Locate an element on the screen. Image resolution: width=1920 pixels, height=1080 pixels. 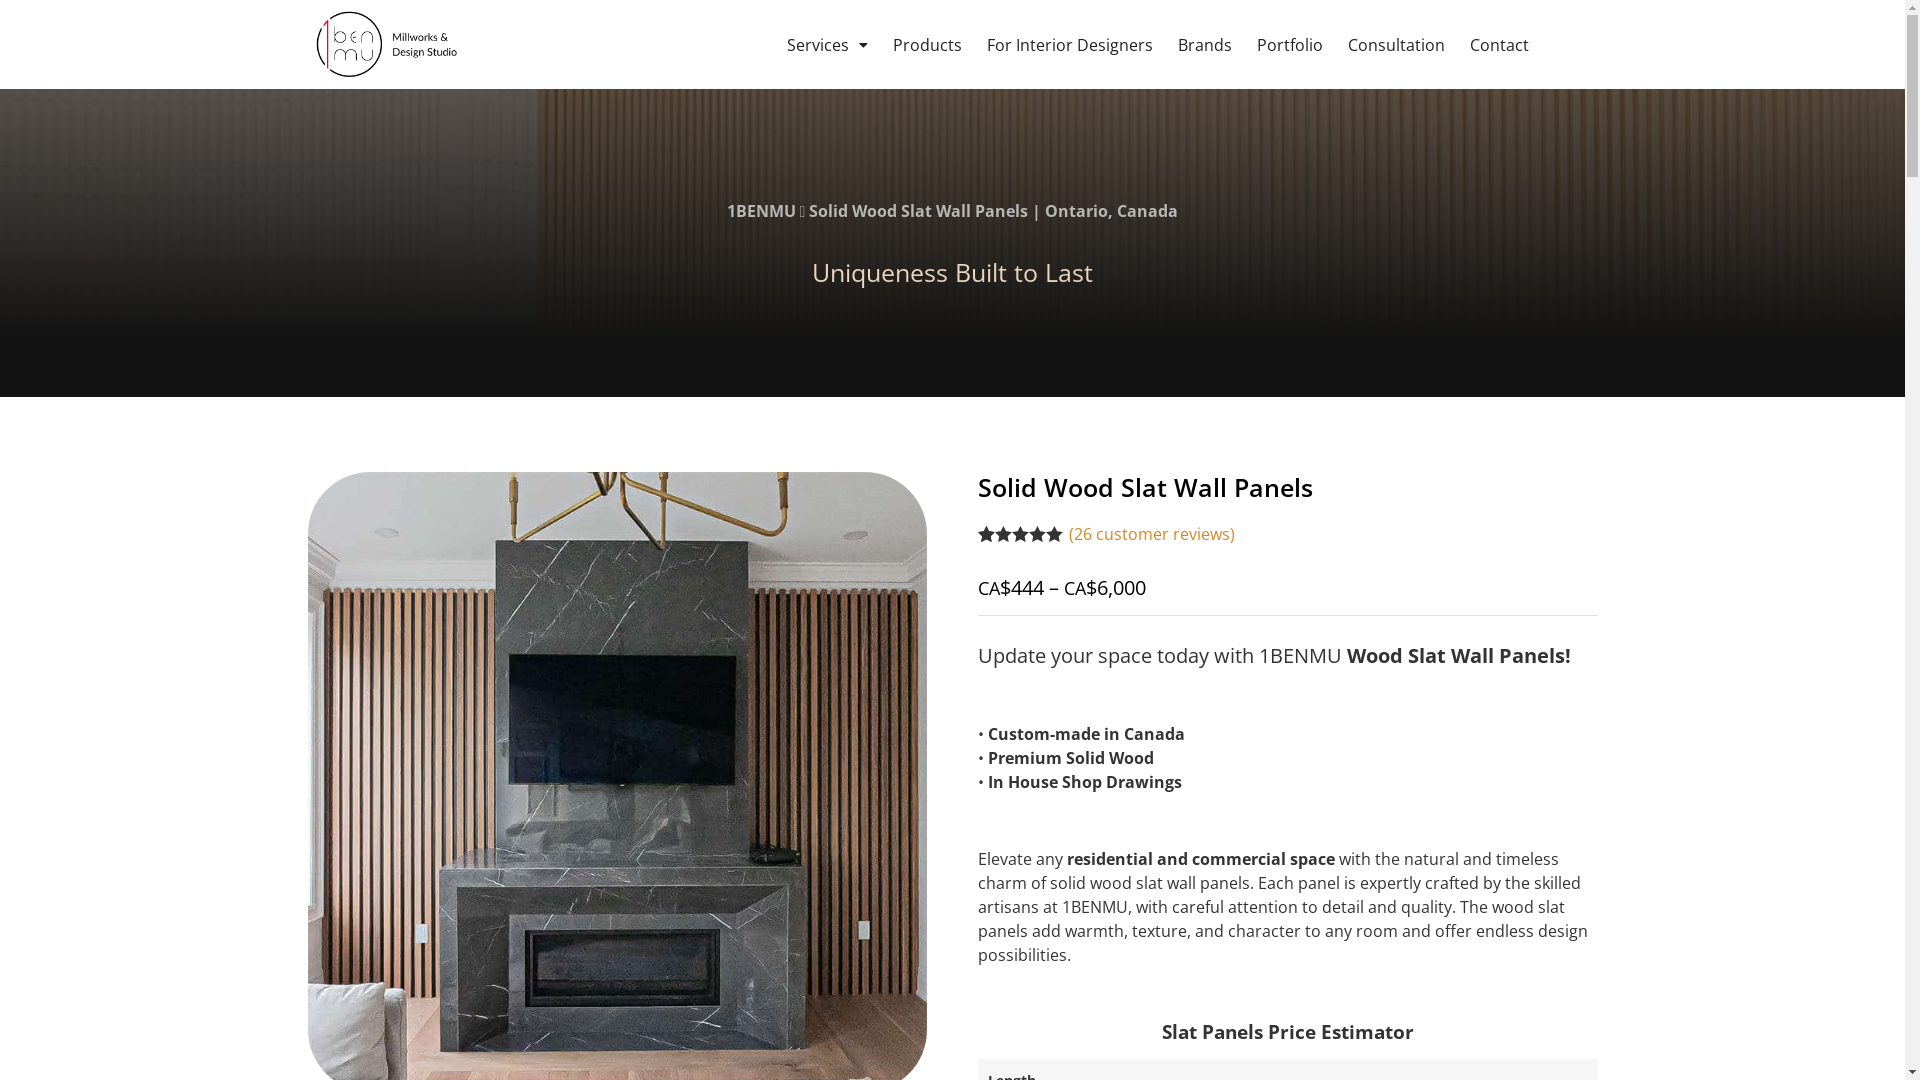
'Services' is located at coordinates (786, 43).